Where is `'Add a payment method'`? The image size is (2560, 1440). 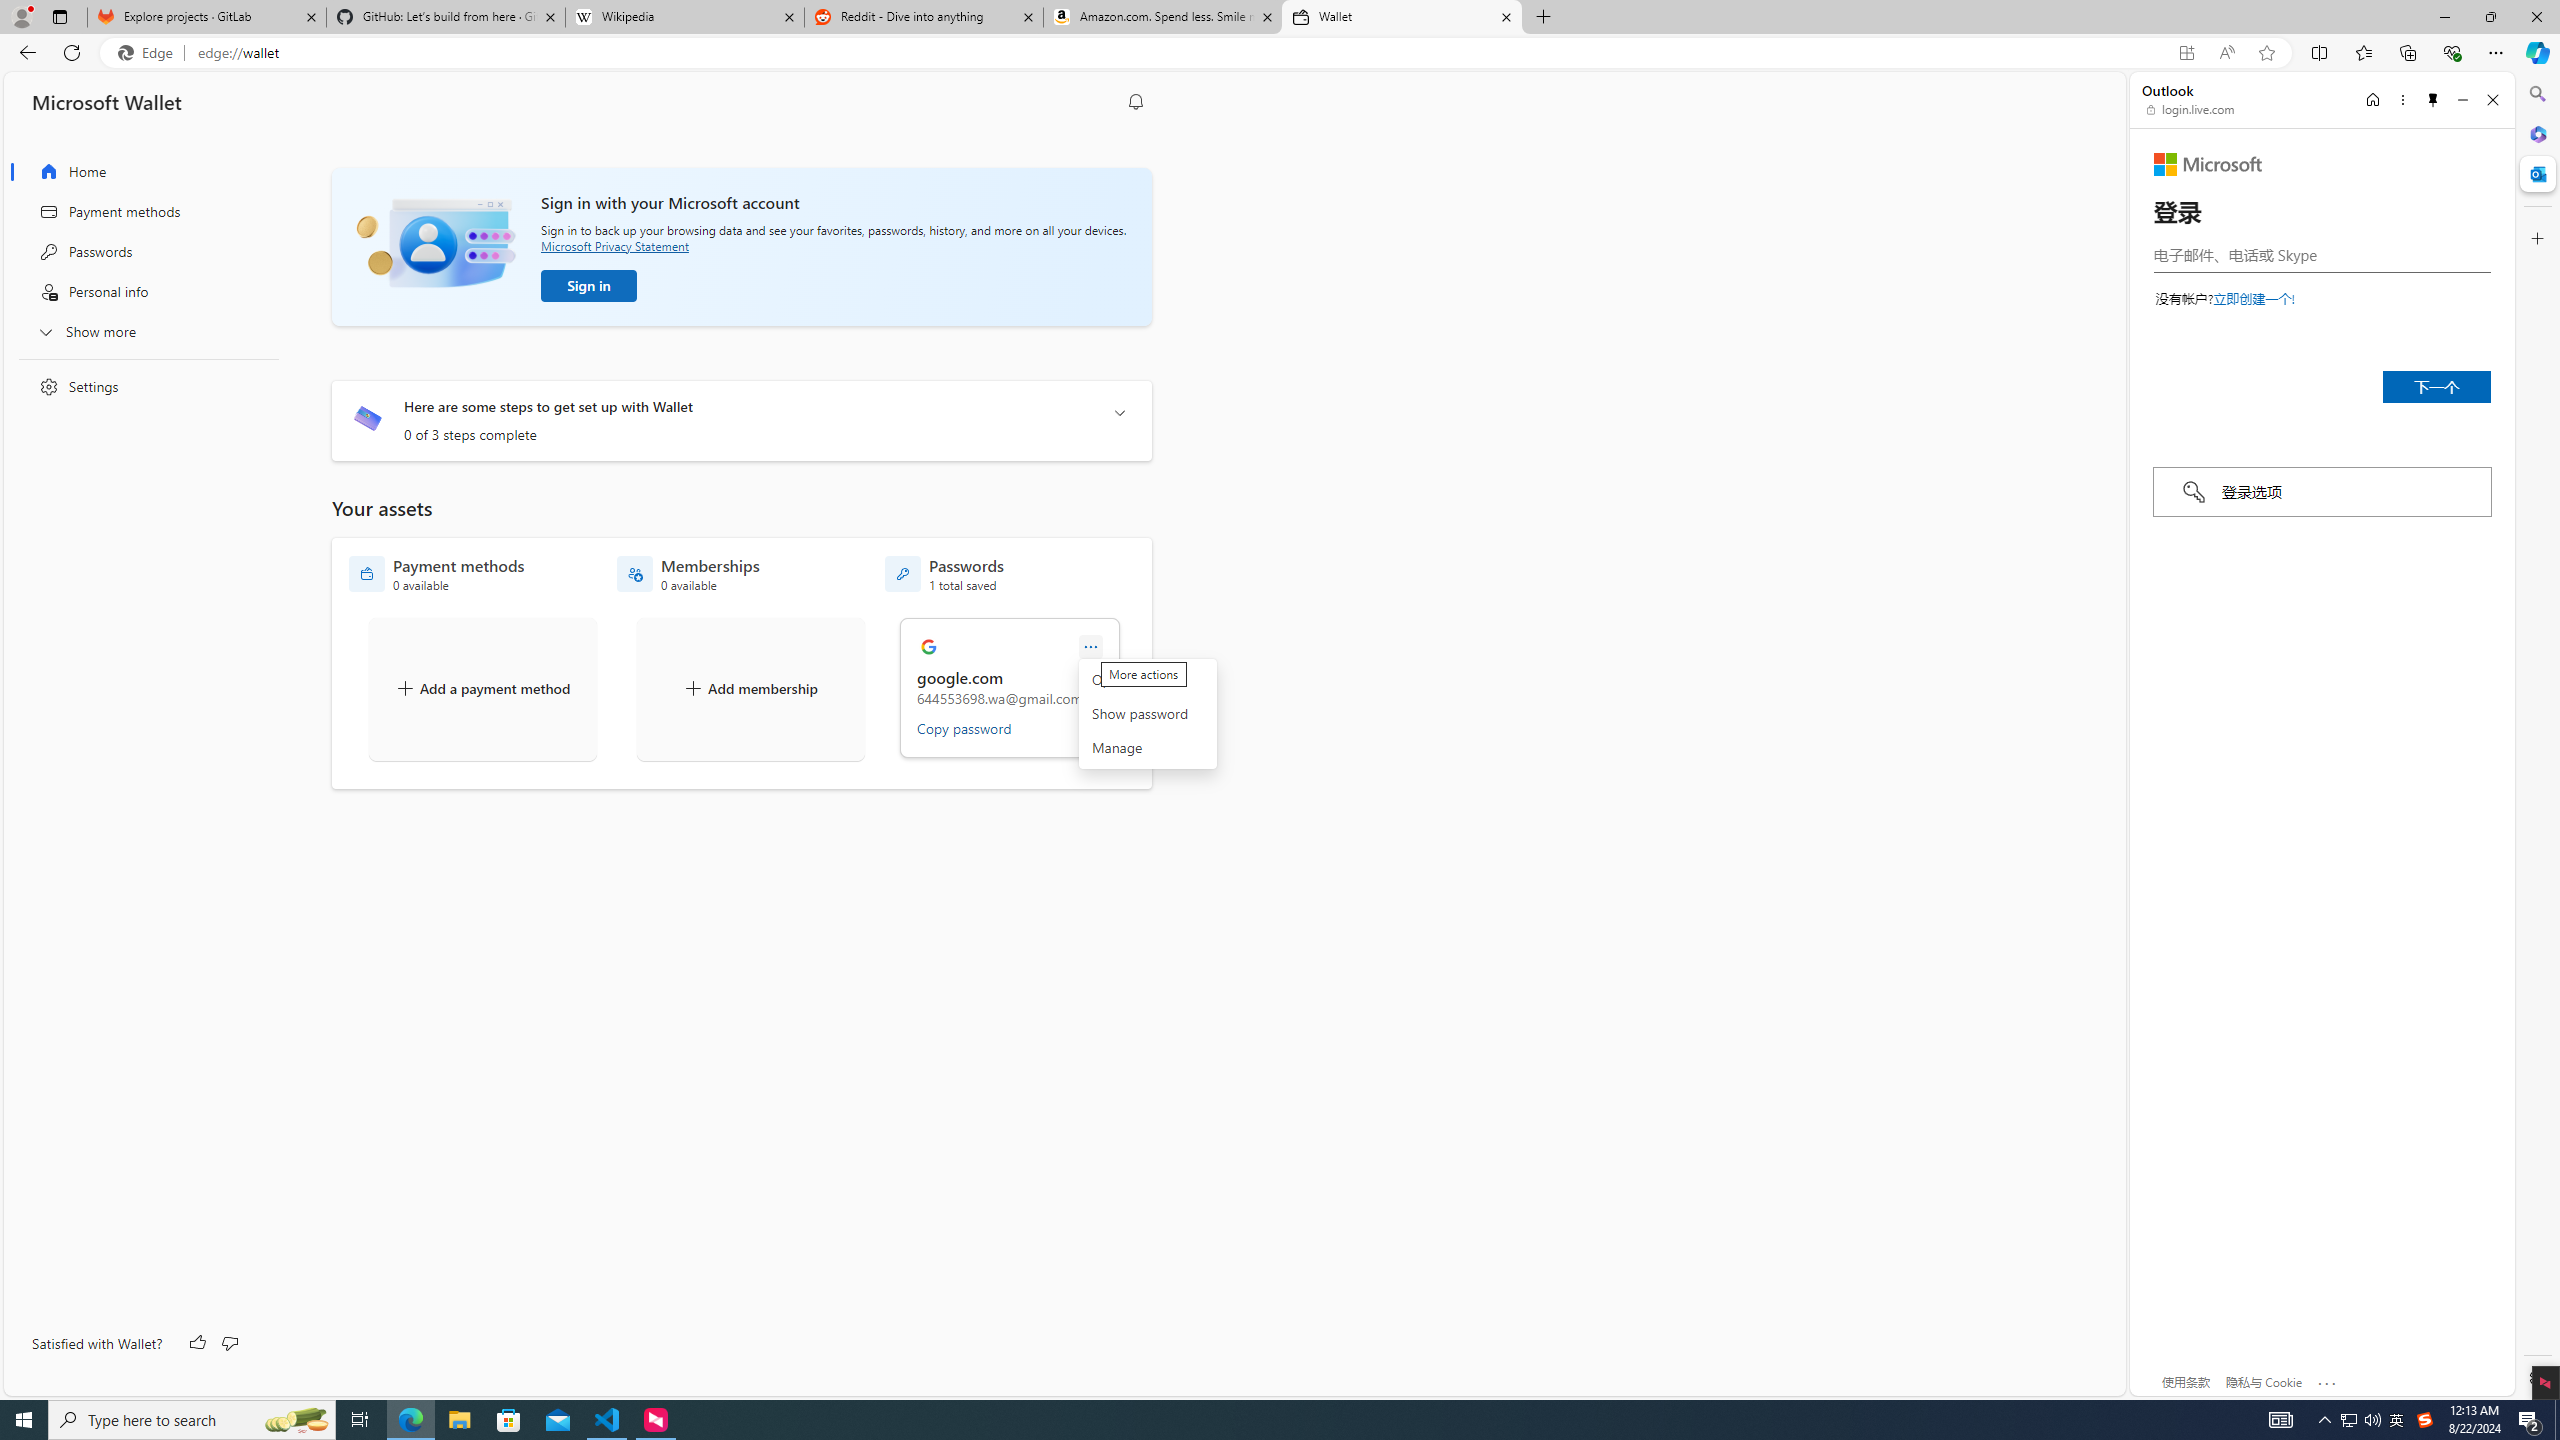
'Add a payment method' is located at coordinates (481, 689).